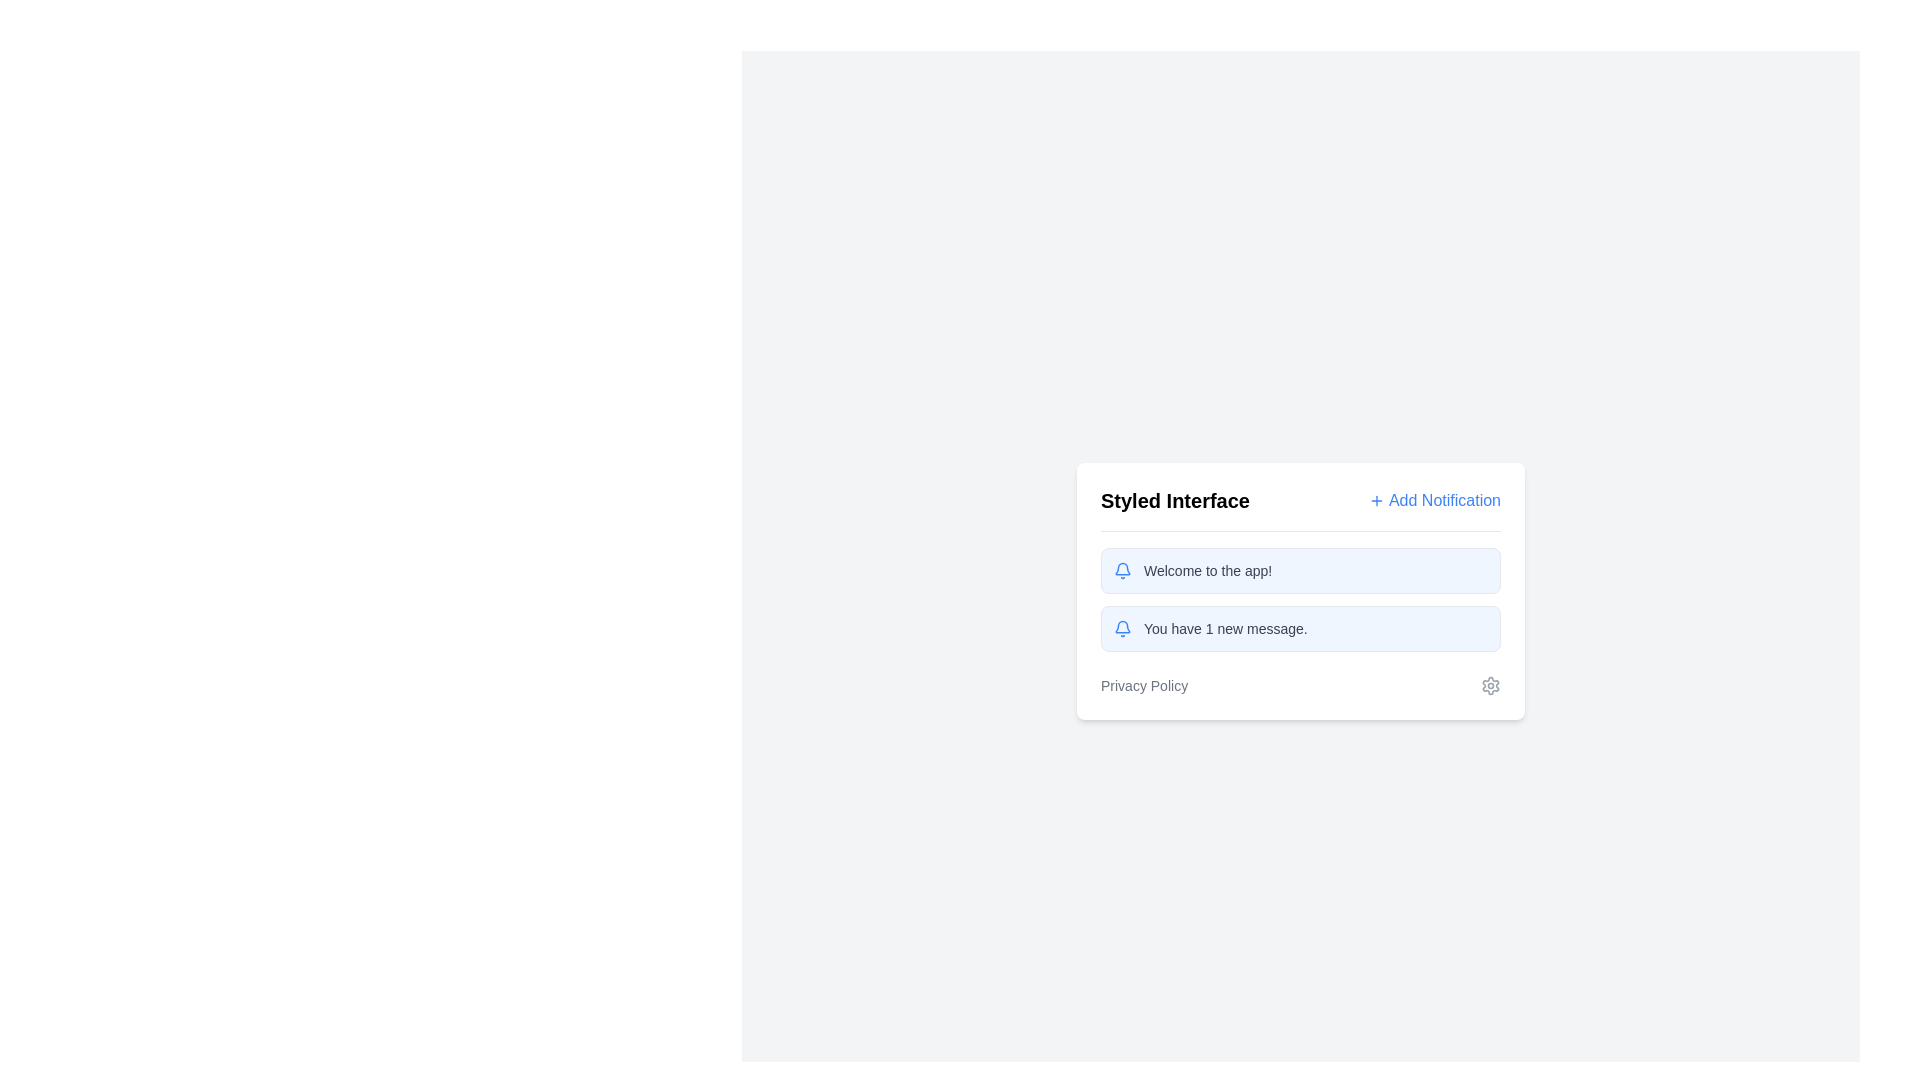 The height and width of the screenshot is (1080, 1920). Describe the element at coordinates (1123, 627) in the screenshot. I see `the bell icon with a blue outline located at the start of the notification panel that reads 'You have 1 new message.'` at that location.